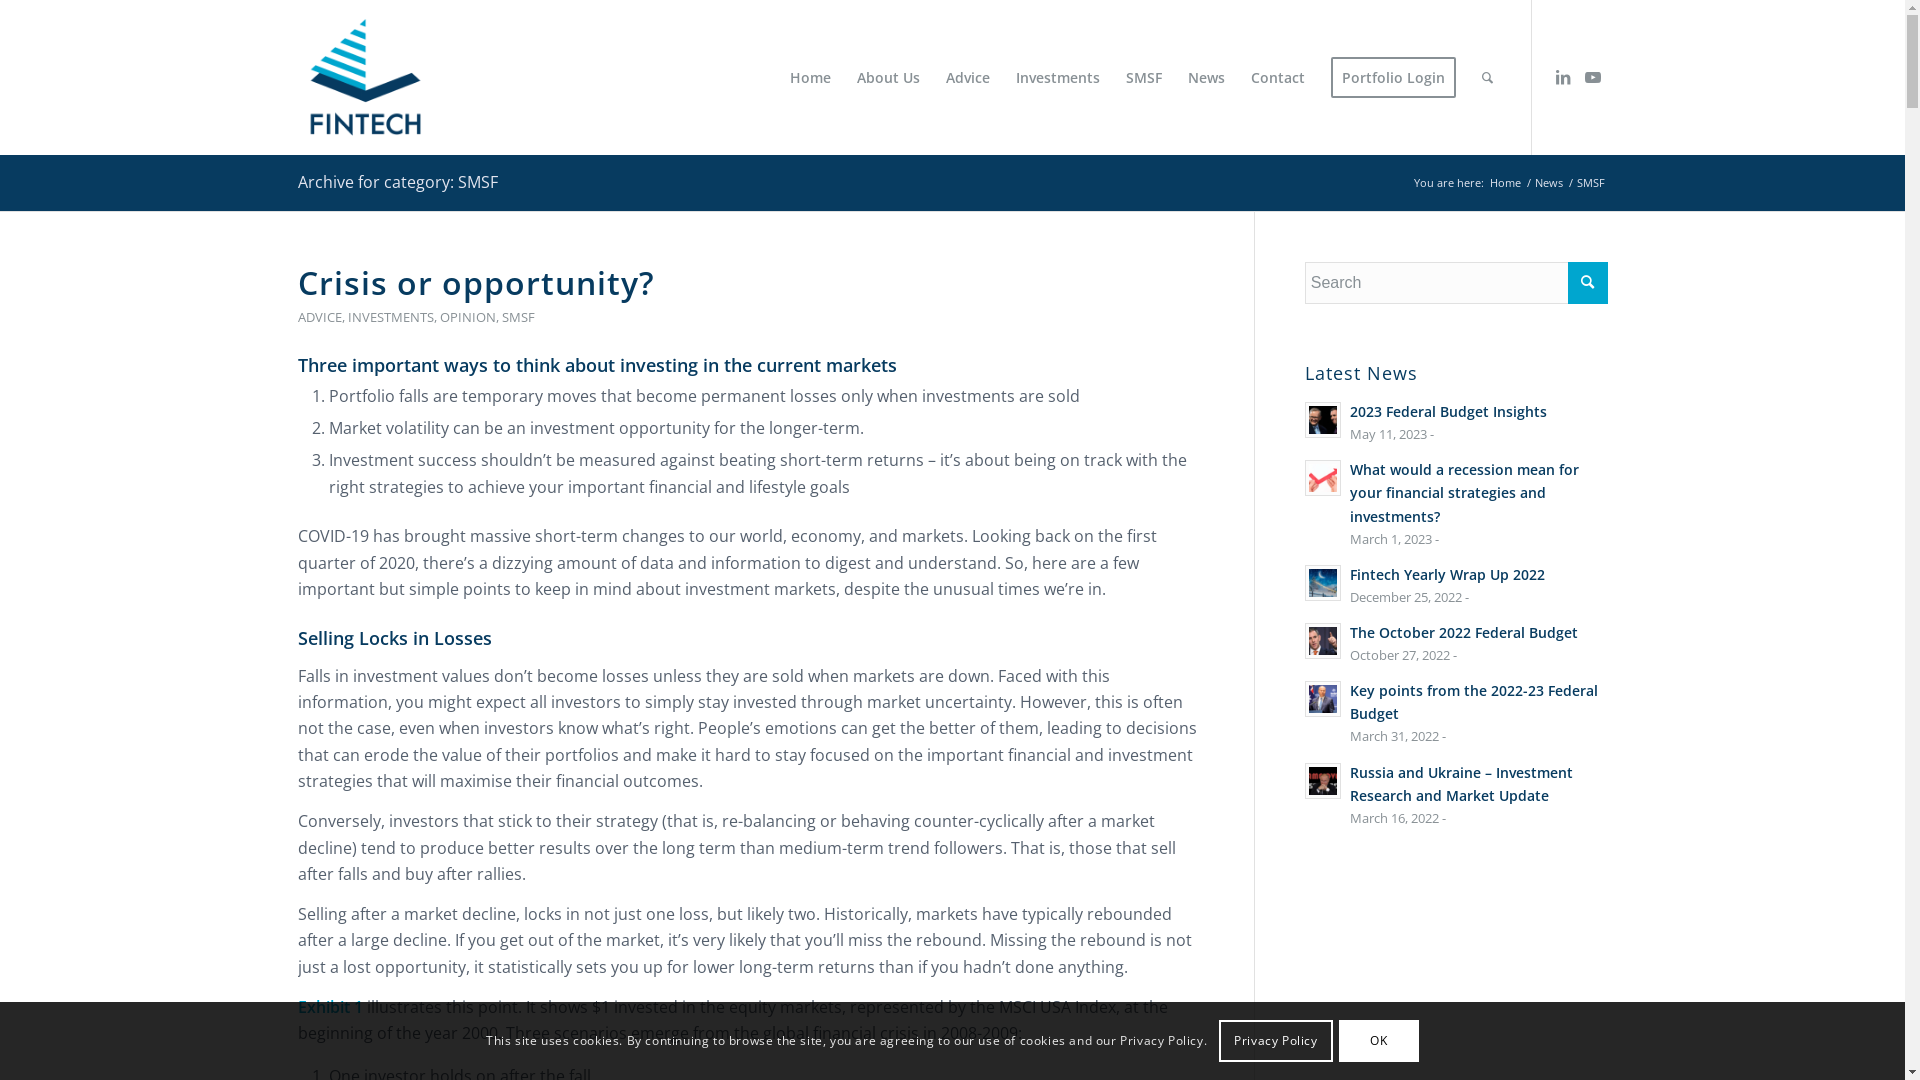  I want to click on 'Contact', so click(1276, 76).